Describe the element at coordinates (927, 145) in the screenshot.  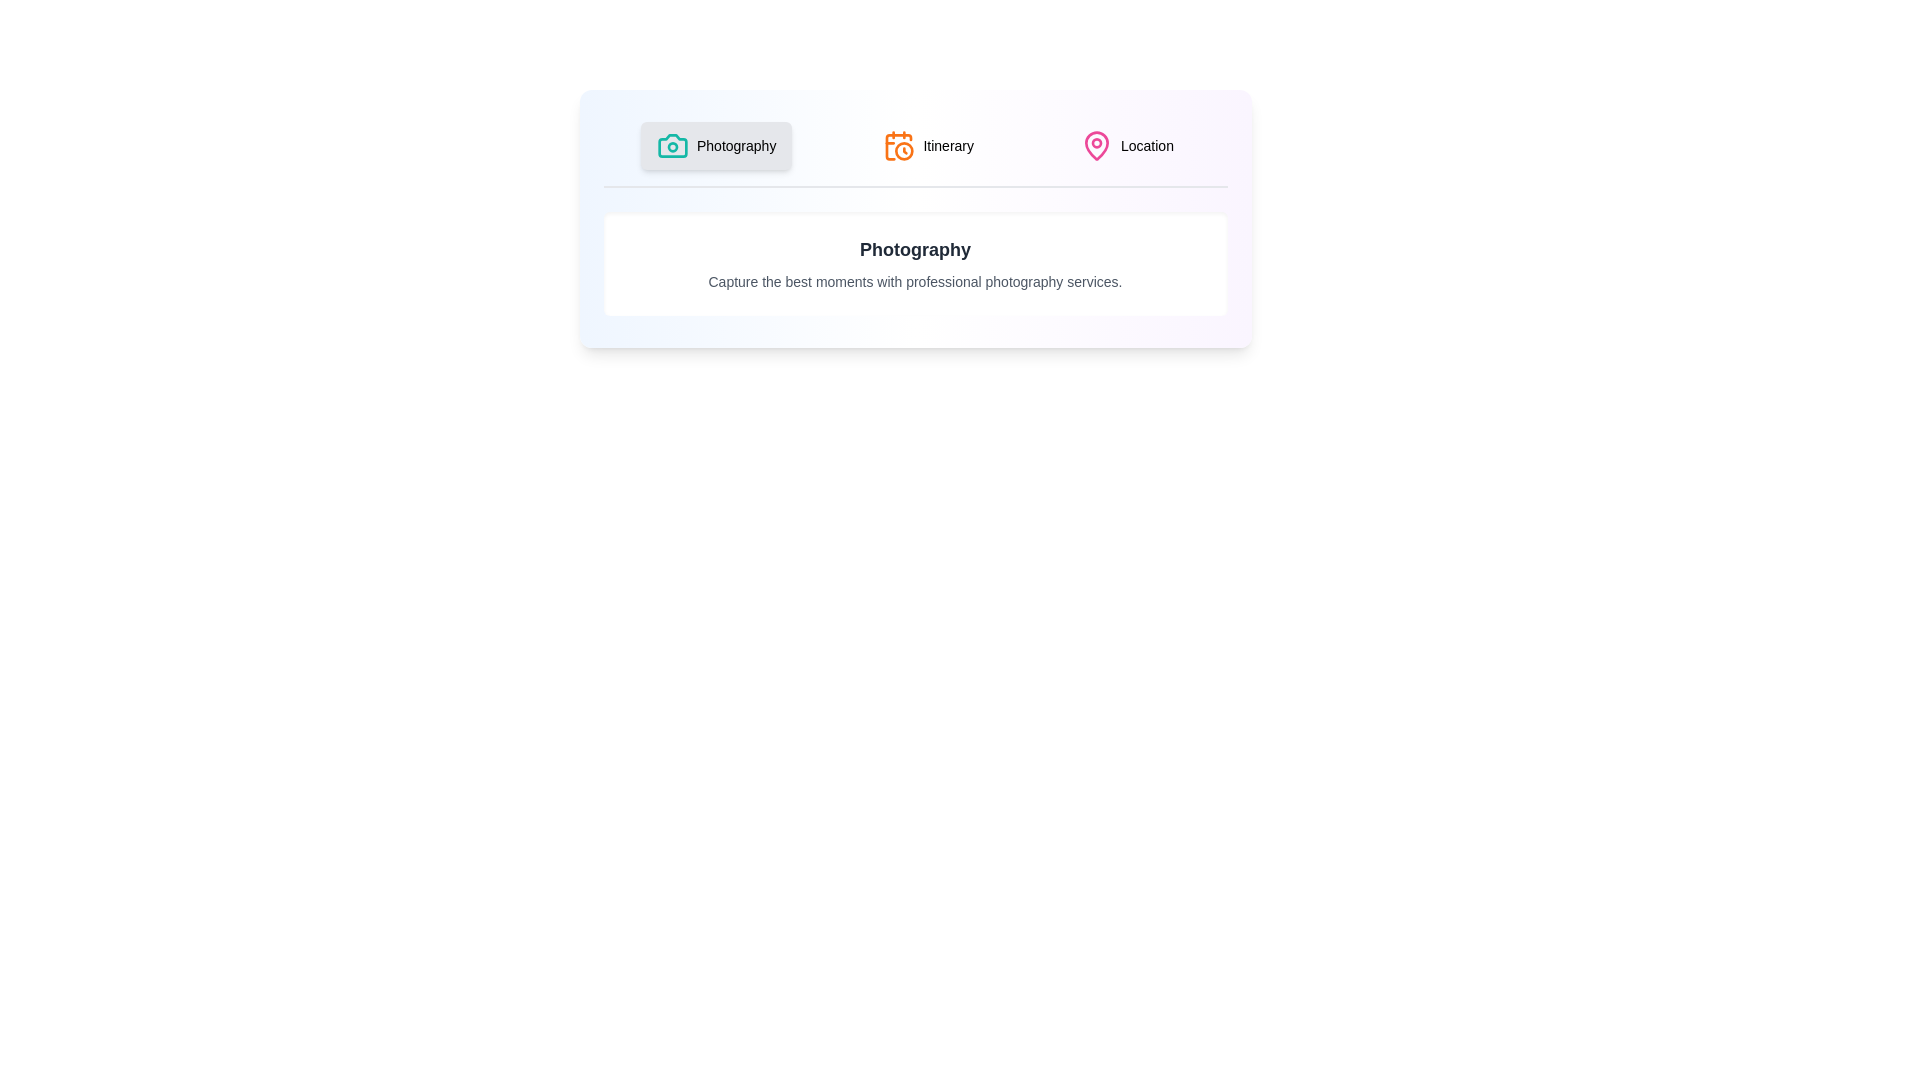
I see `the 'Itinerary' tab to activate it` at that location.